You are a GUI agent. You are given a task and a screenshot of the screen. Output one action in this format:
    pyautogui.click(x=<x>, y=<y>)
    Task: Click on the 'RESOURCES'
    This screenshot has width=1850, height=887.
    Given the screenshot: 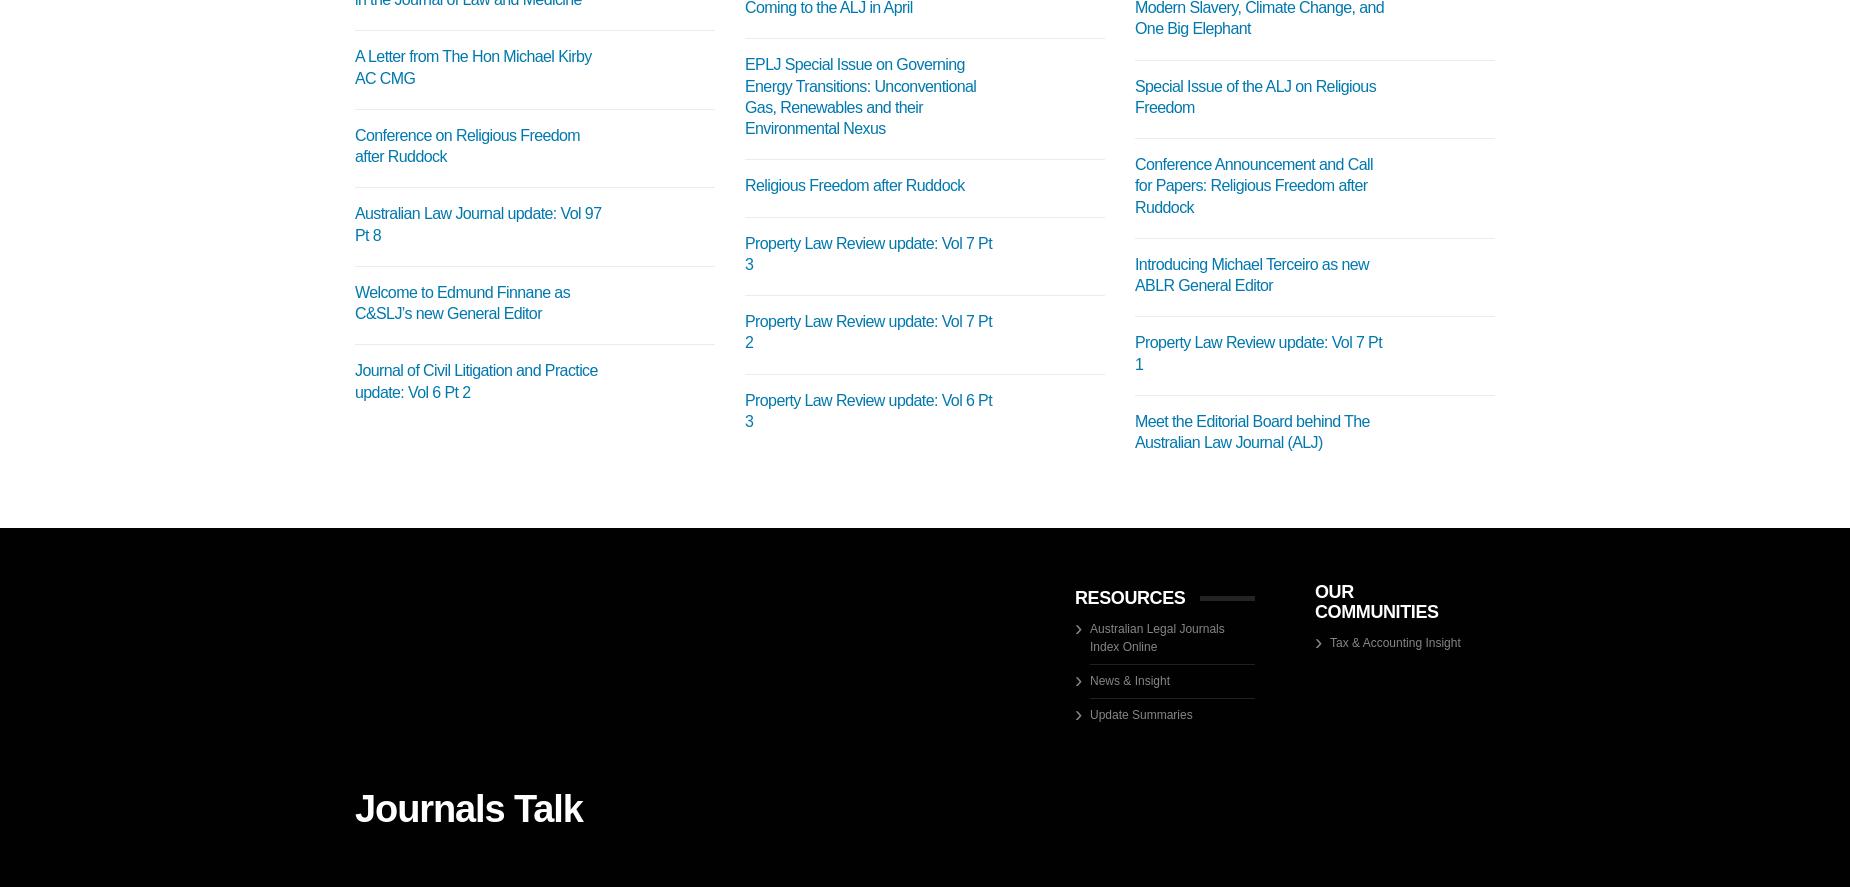 What is the action you would take?
    pyautogui.click(x=1128, y=598)
    